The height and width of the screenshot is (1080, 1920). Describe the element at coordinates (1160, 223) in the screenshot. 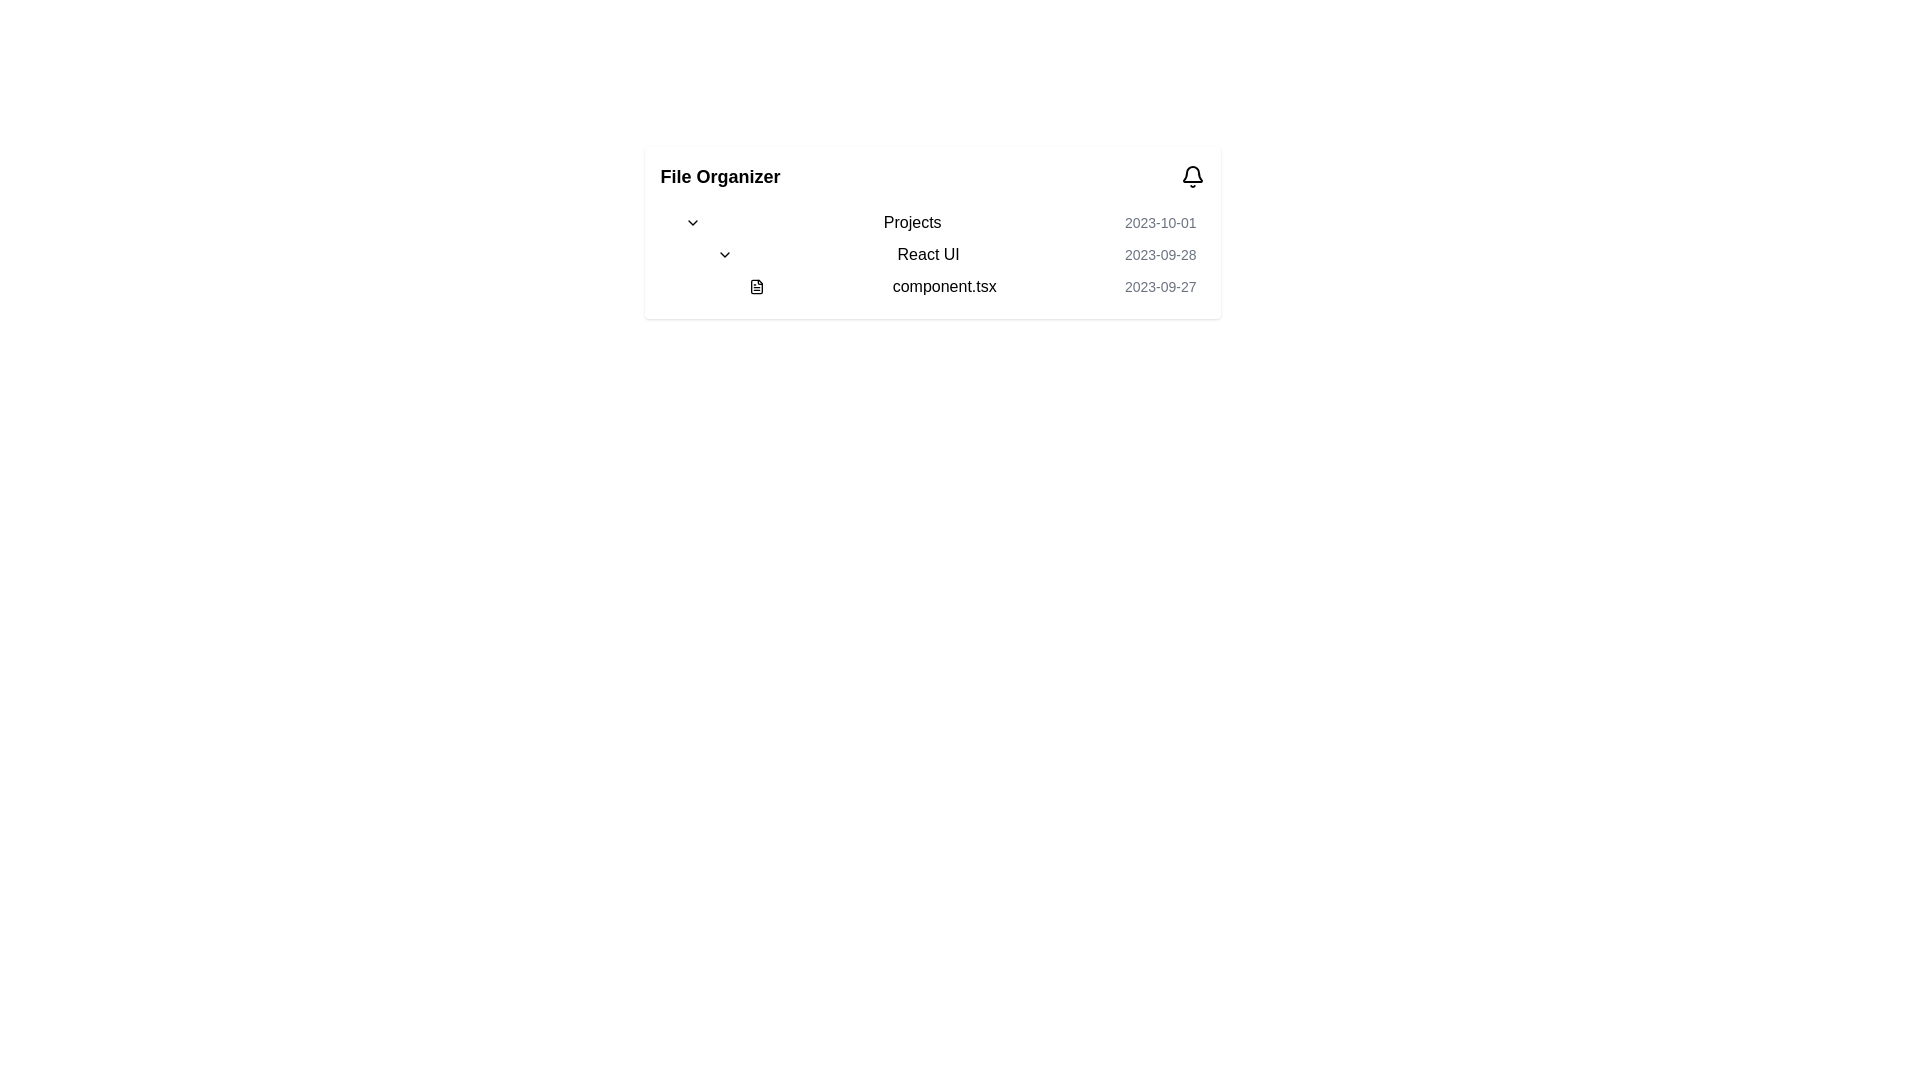

I see `the small-sized text label displaying the date '2023-10-01', which is styled in a subdued gray color and positioned to the right of the 'Projects' label within the 'File Organizer' section` at that location.